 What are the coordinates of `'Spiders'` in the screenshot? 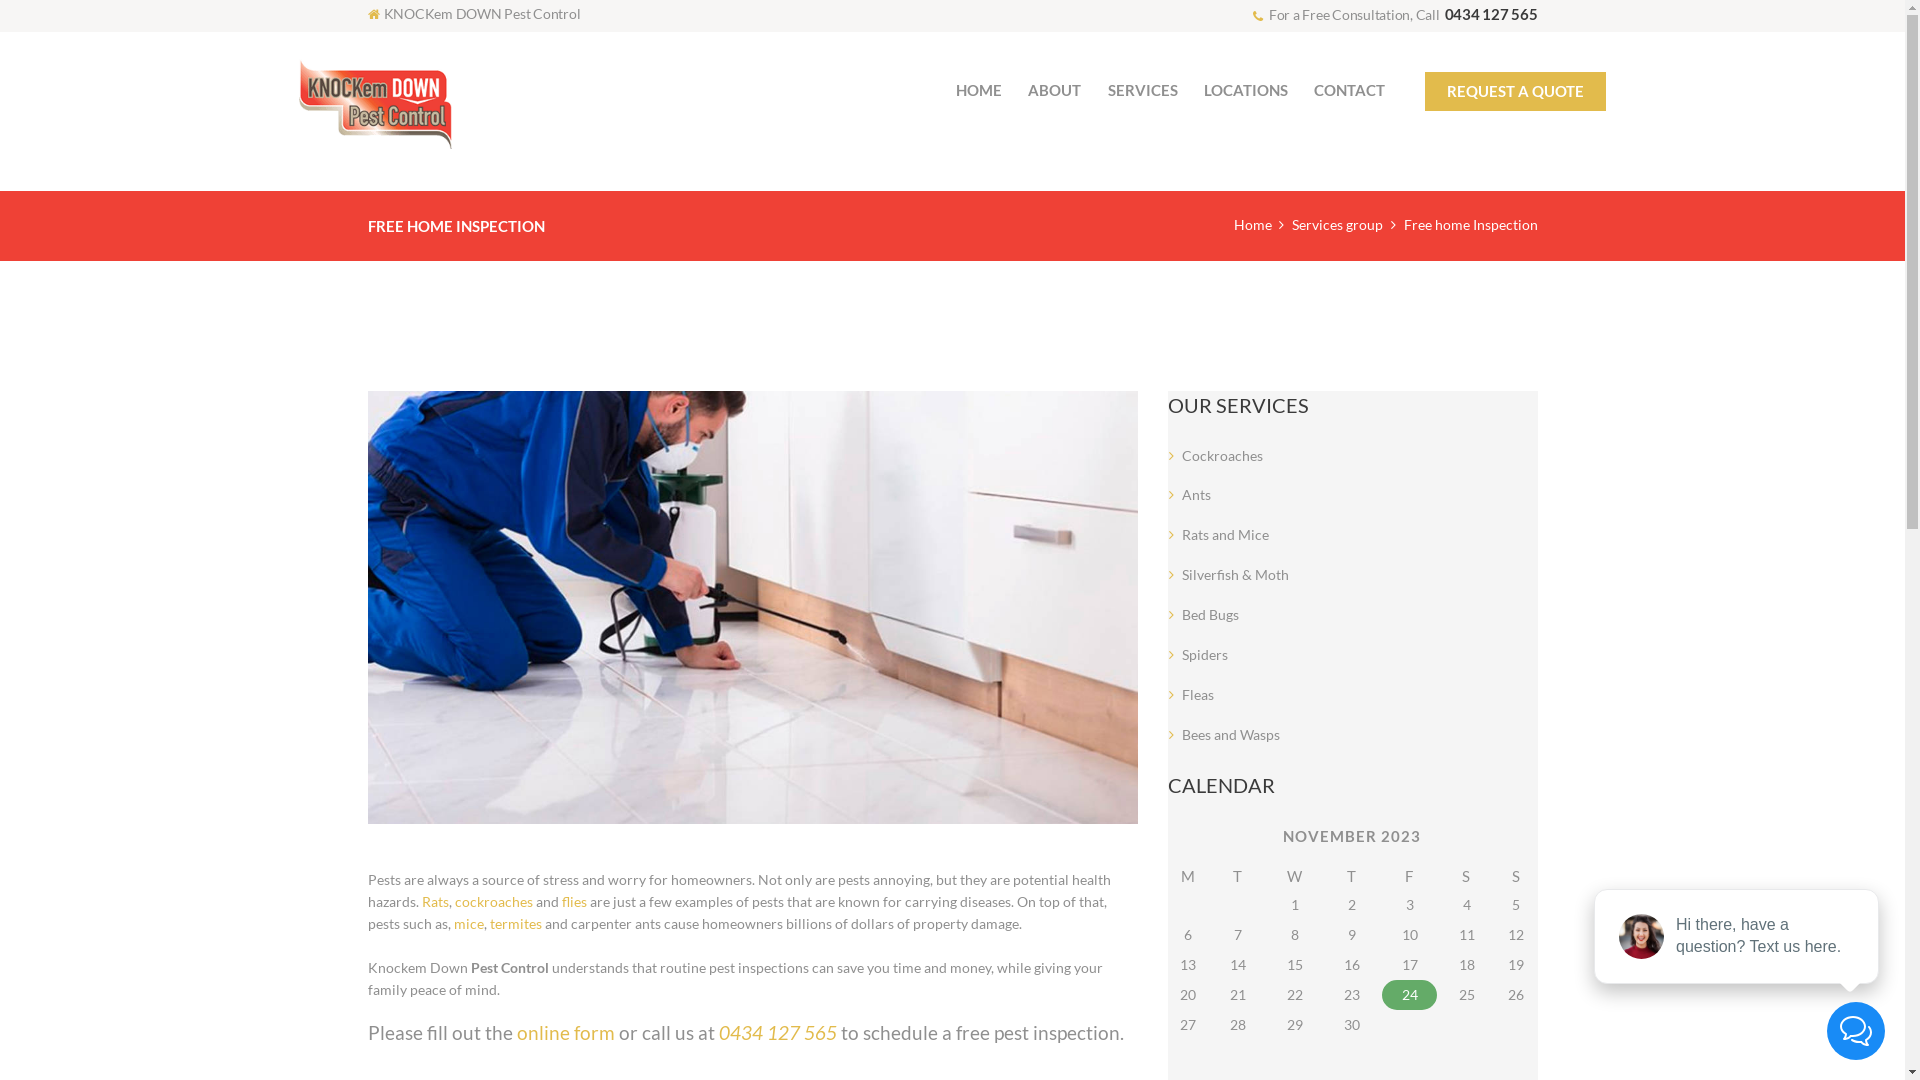 It's located at (1203, 654).